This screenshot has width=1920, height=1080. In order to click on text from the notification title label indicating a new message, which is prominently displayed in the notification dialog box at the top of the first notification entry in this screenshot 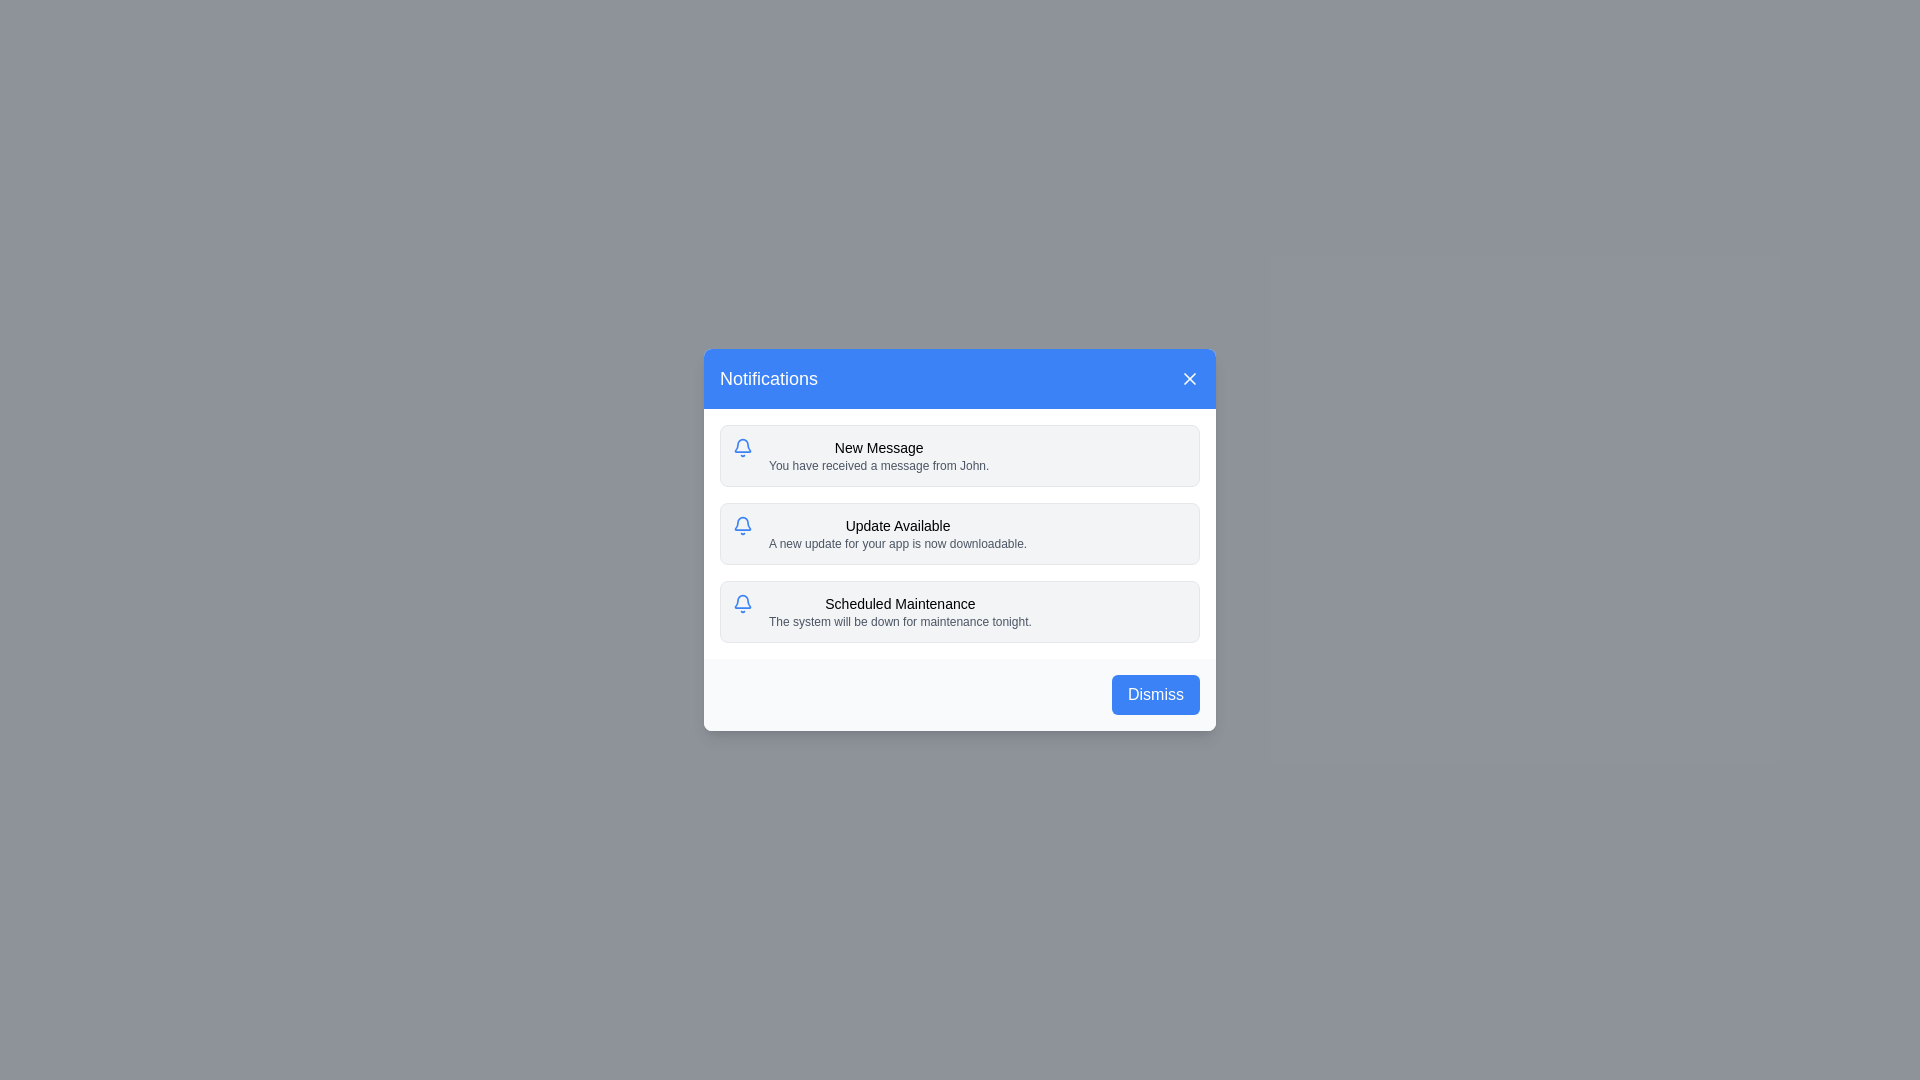, I will do `click(879, 446)`.